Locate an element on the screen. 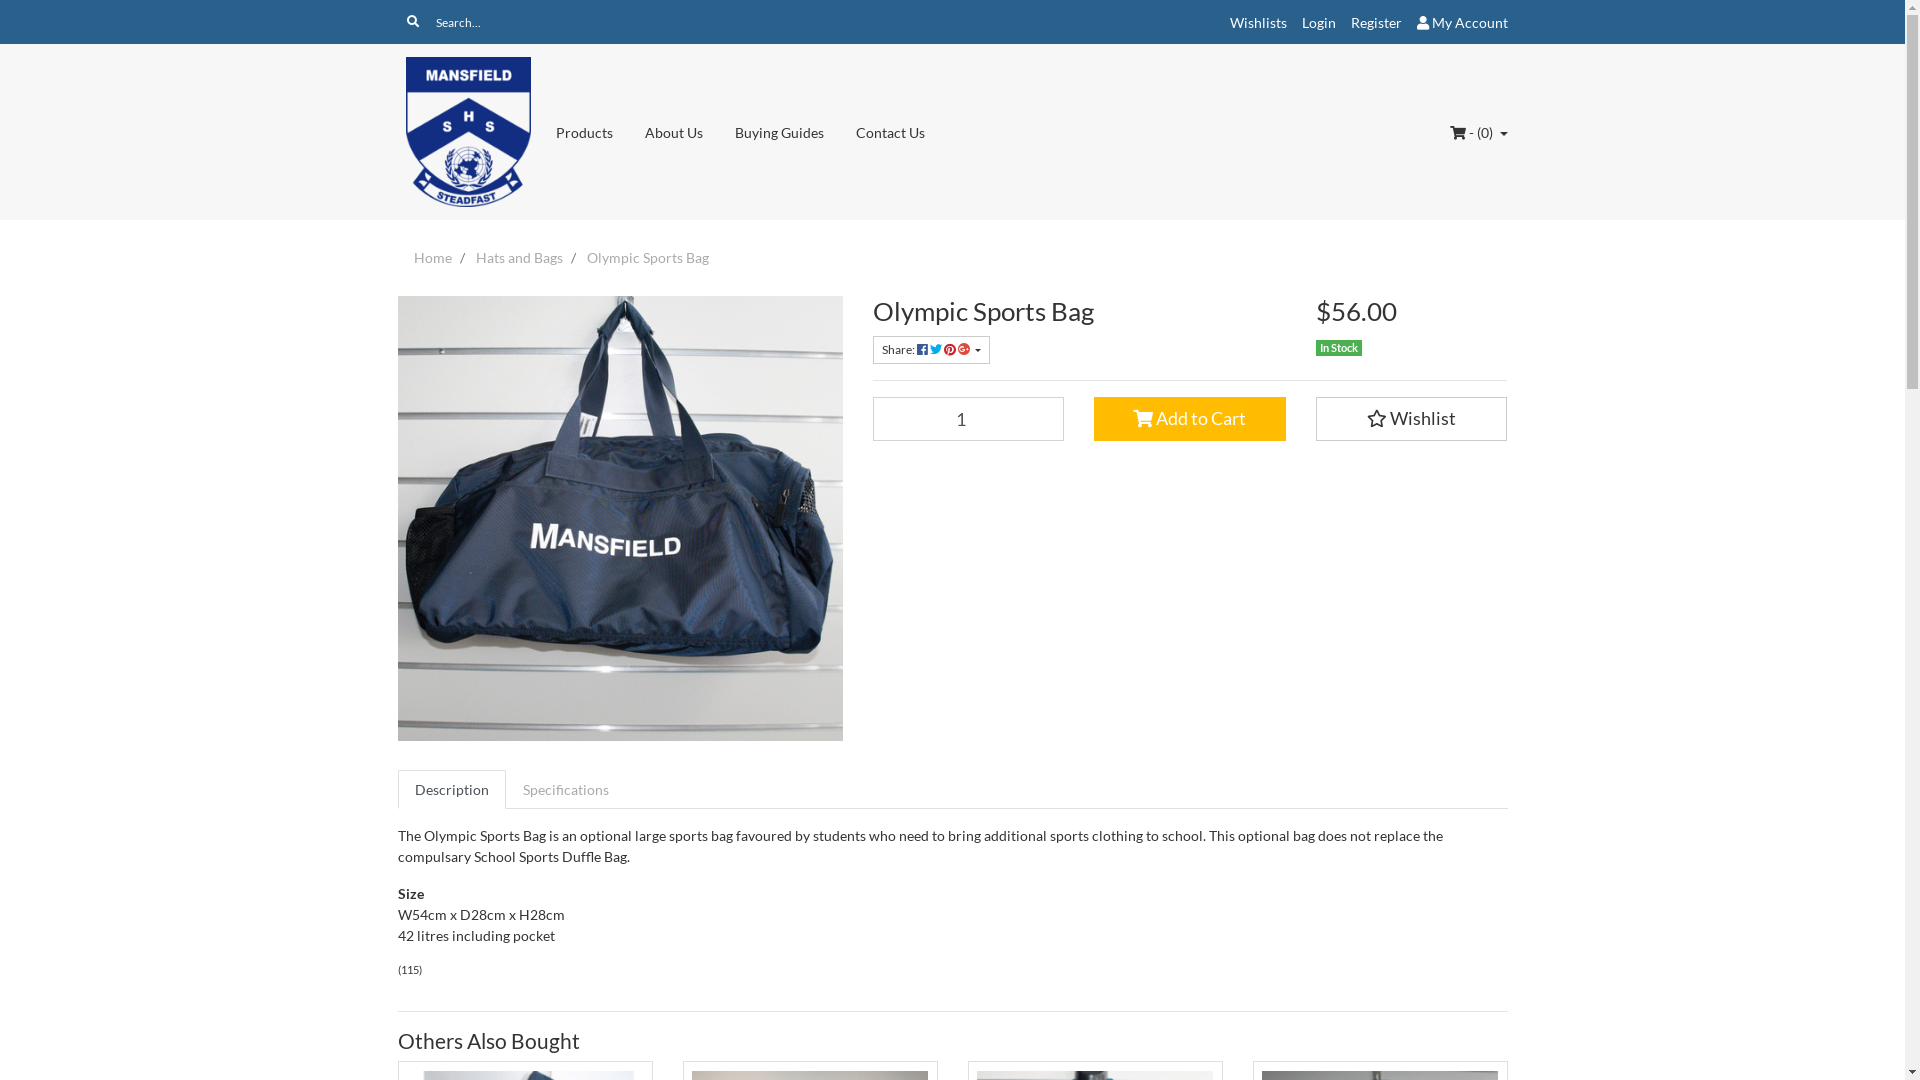 The image size is (1920, 1080). 'Buying Guides' is located at coordinates (778, 132).